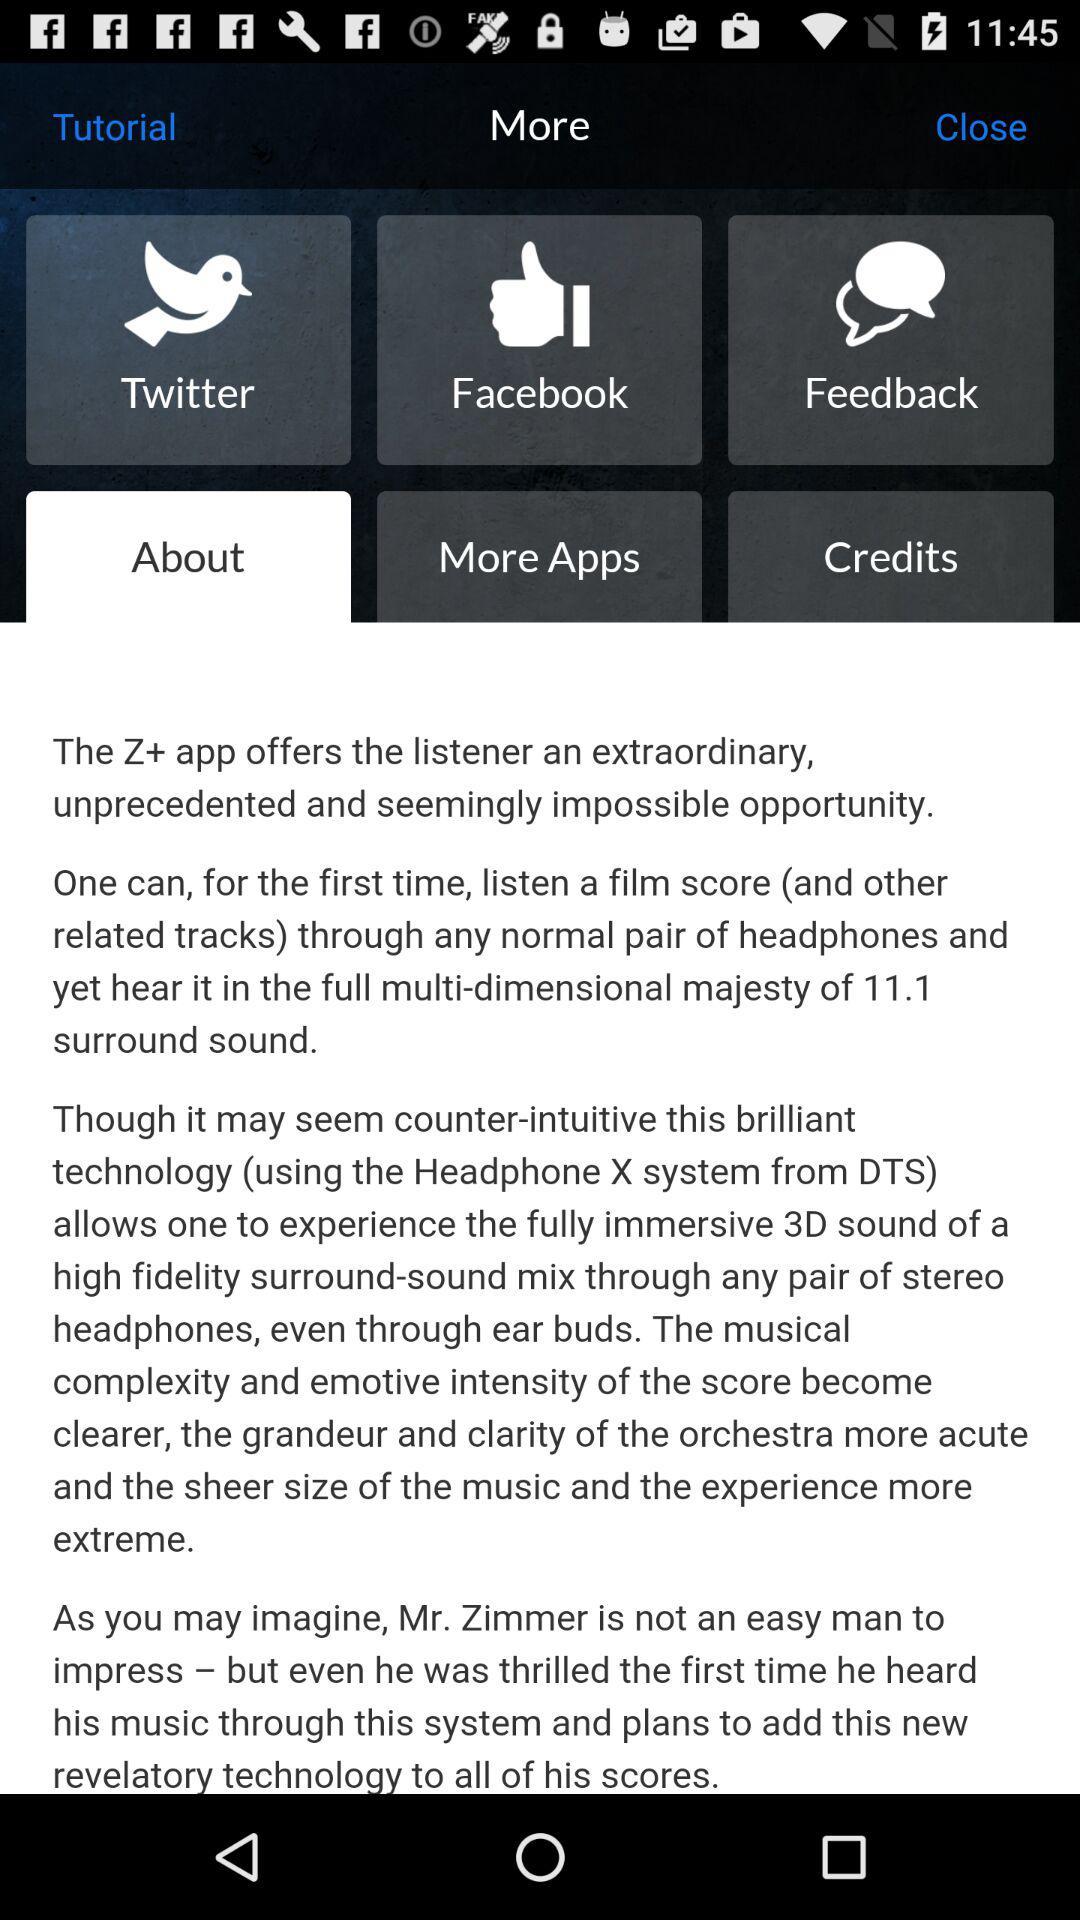 The width and height of the screenshot is (1080, 1920). What do you see at coordinates (538, 556) in the screenshot?
I see `icon below facebook item` at bounding box center [538, 556].